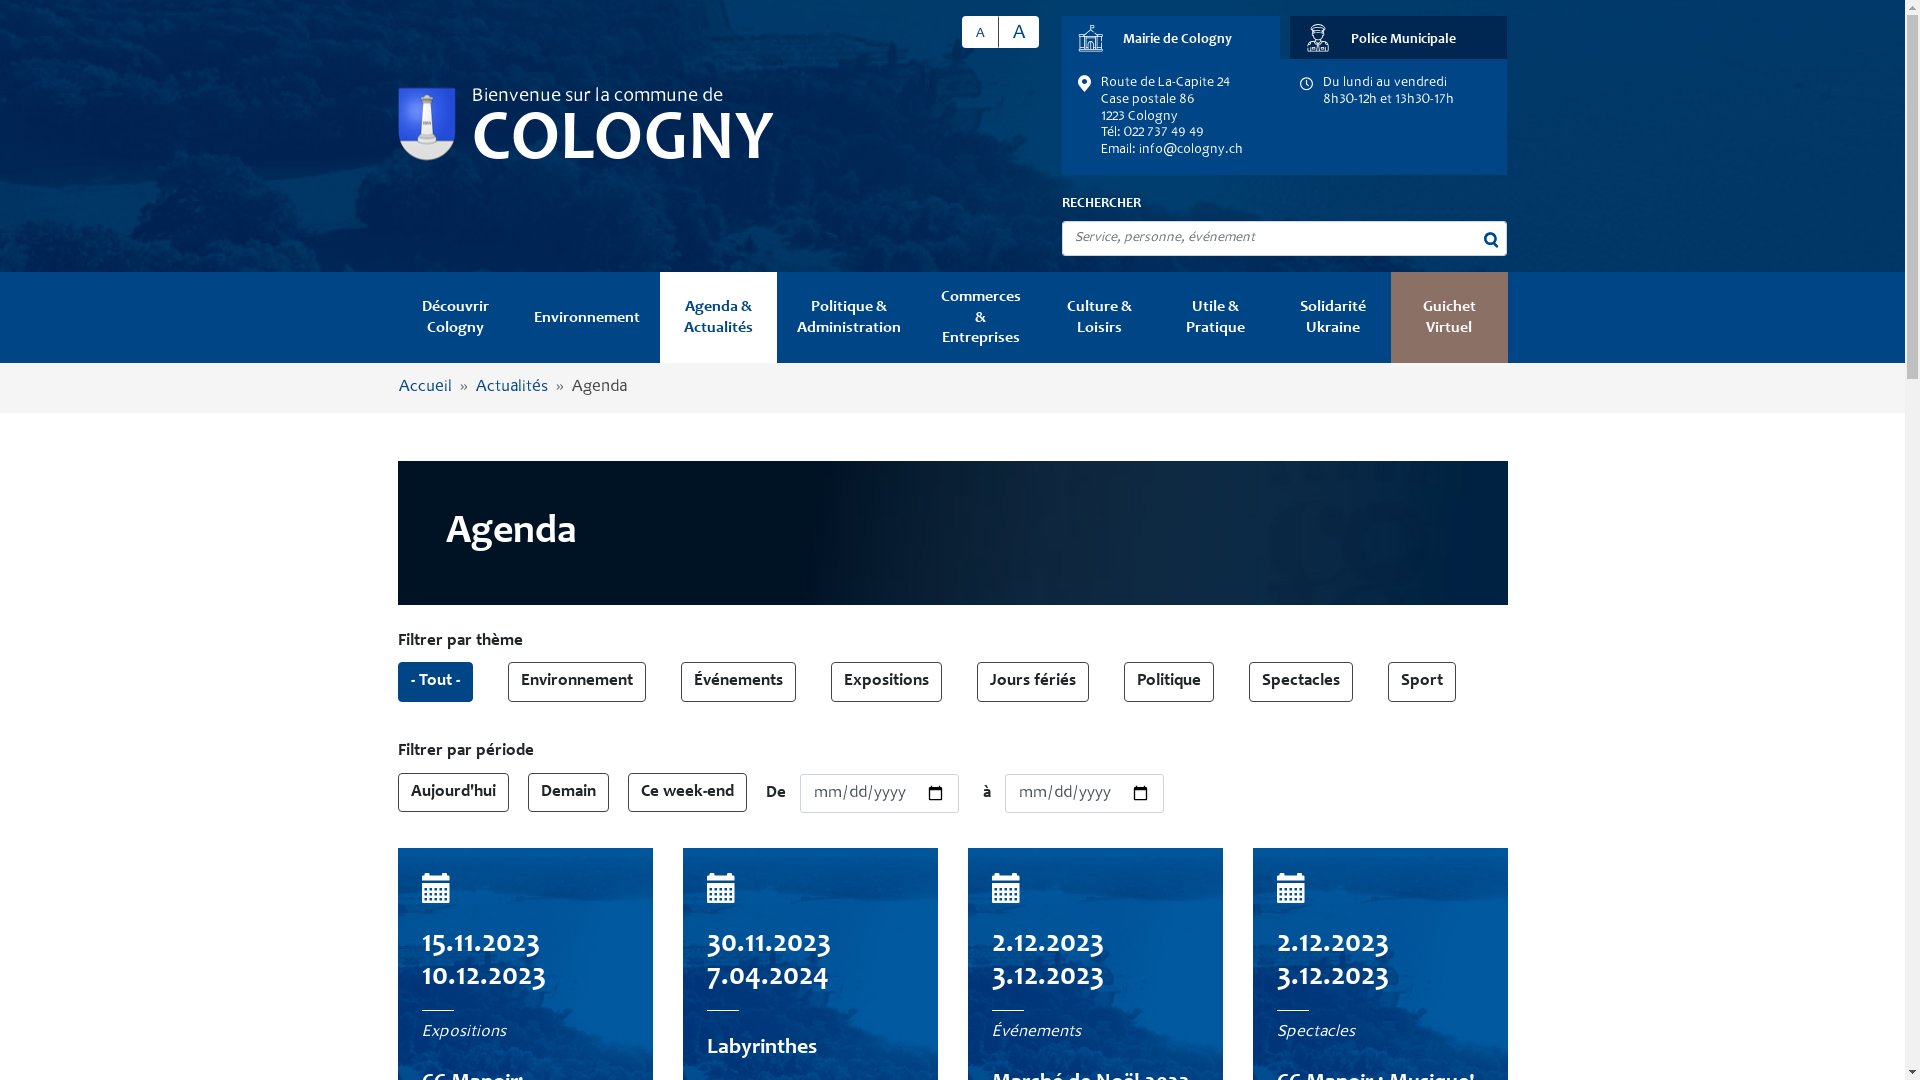 This screenshot has height=1080, width=1920. I want to click on 'Accueil', so click(398, 387).